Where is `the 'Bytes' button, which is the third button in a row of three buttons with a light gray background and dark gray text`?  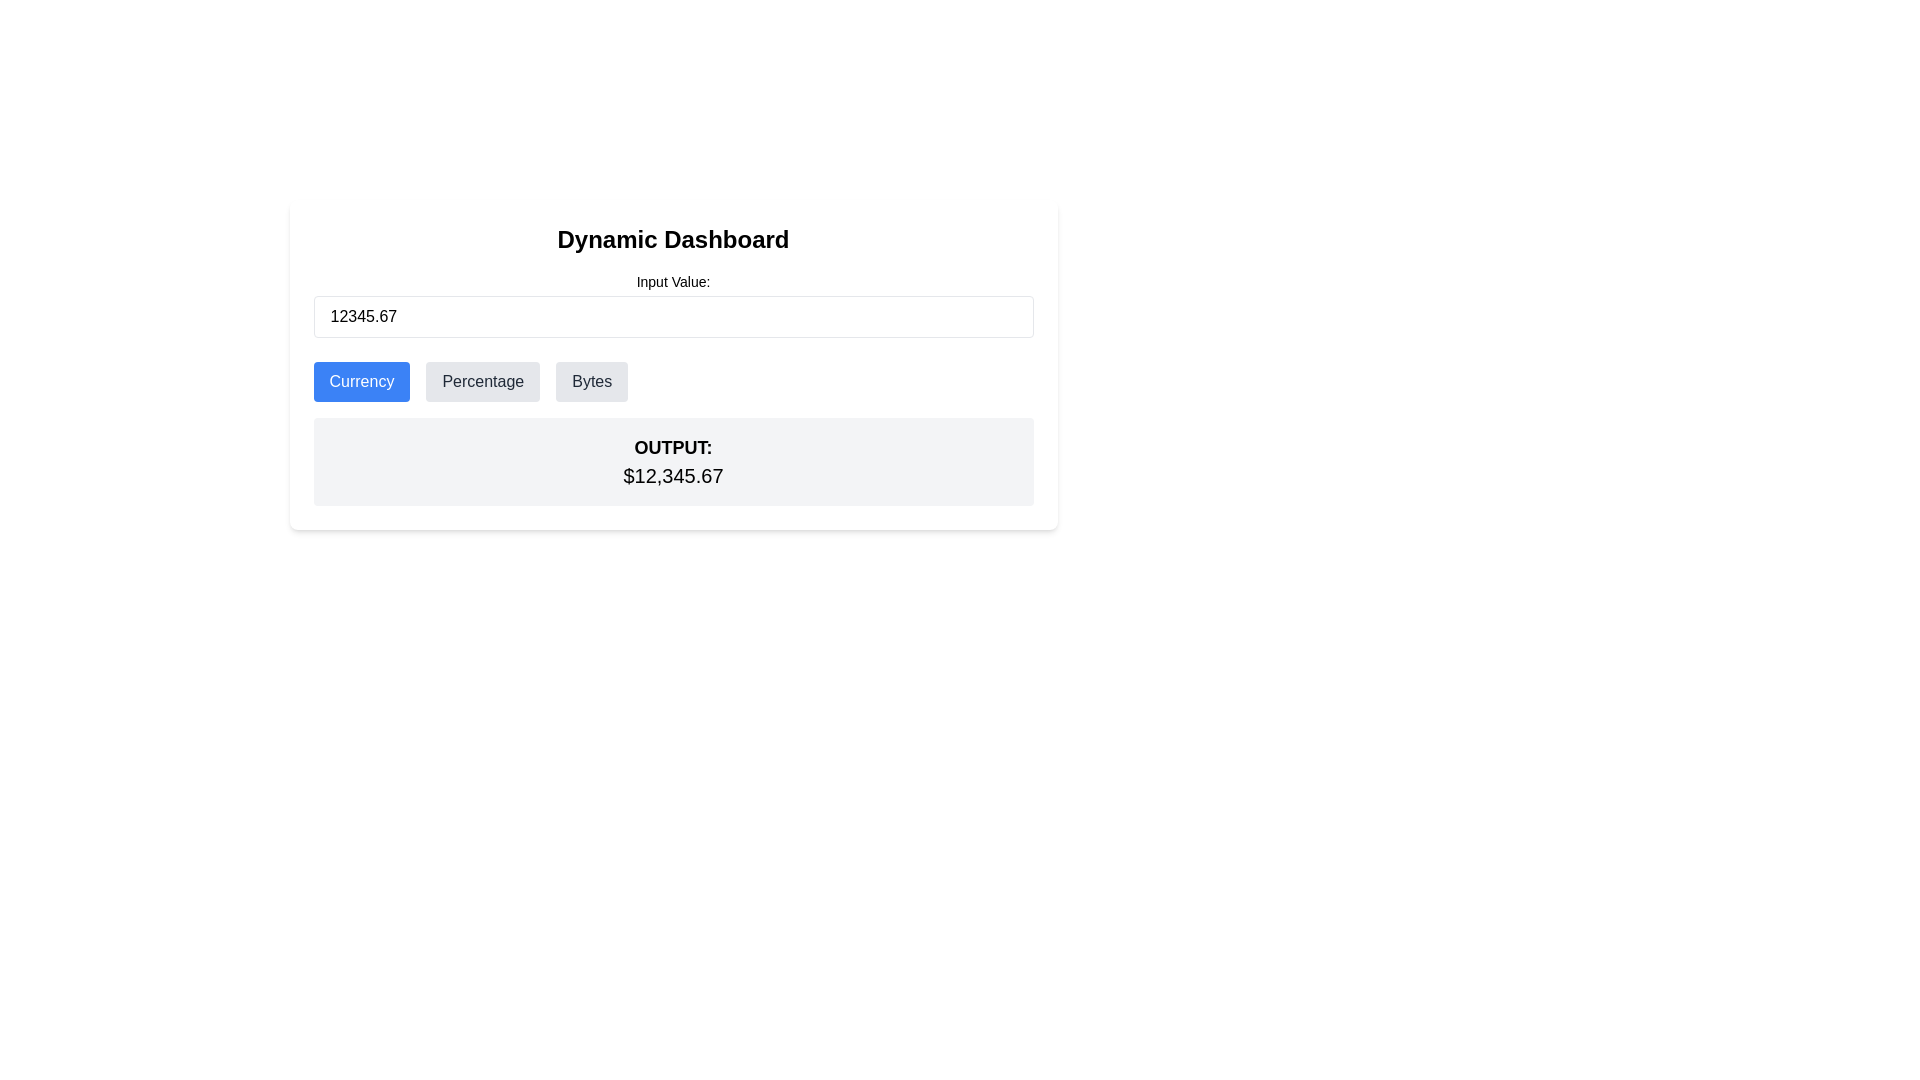 the 'Bytes' button, which is the third button in a row of three buttons with a light gray background and dark gray text is located at coordinates (591, 381).